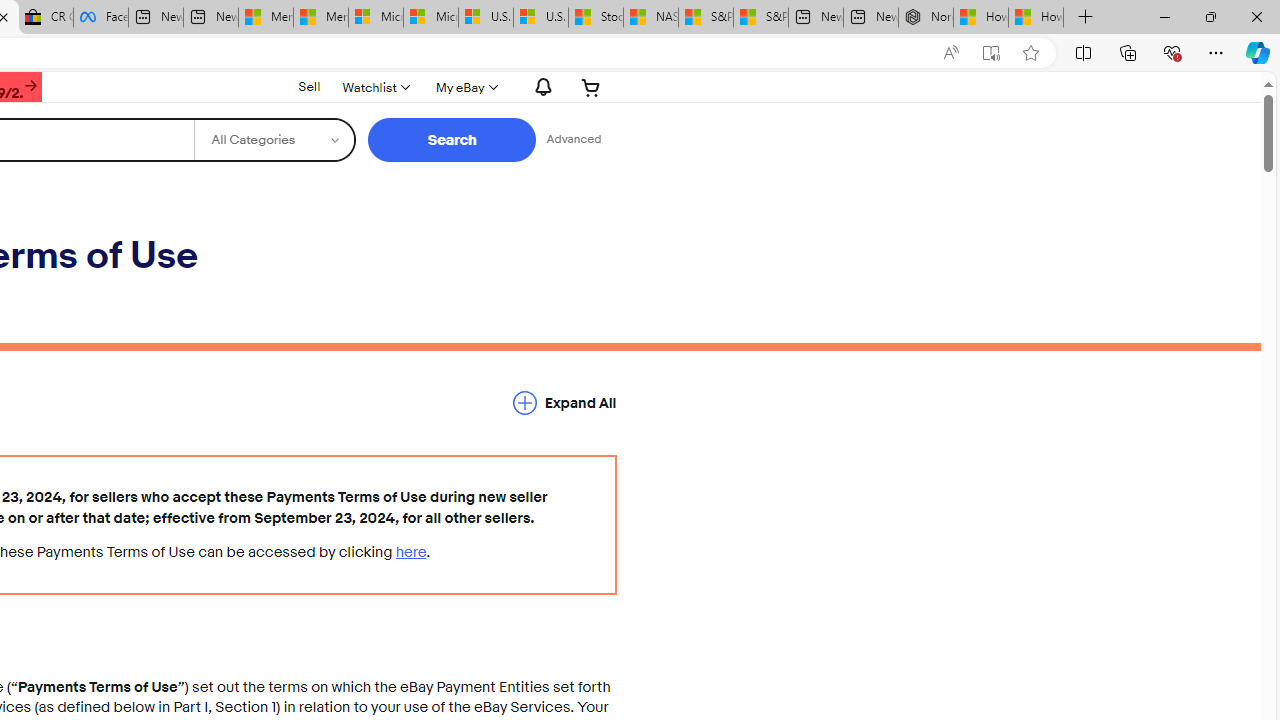 This screenshot has width=1280, height=720. What do you see at coordinates (991, 52) in the screenshot?
I see `'Enter Immersive Reader (F9)'` at bounding box center [991, 52].